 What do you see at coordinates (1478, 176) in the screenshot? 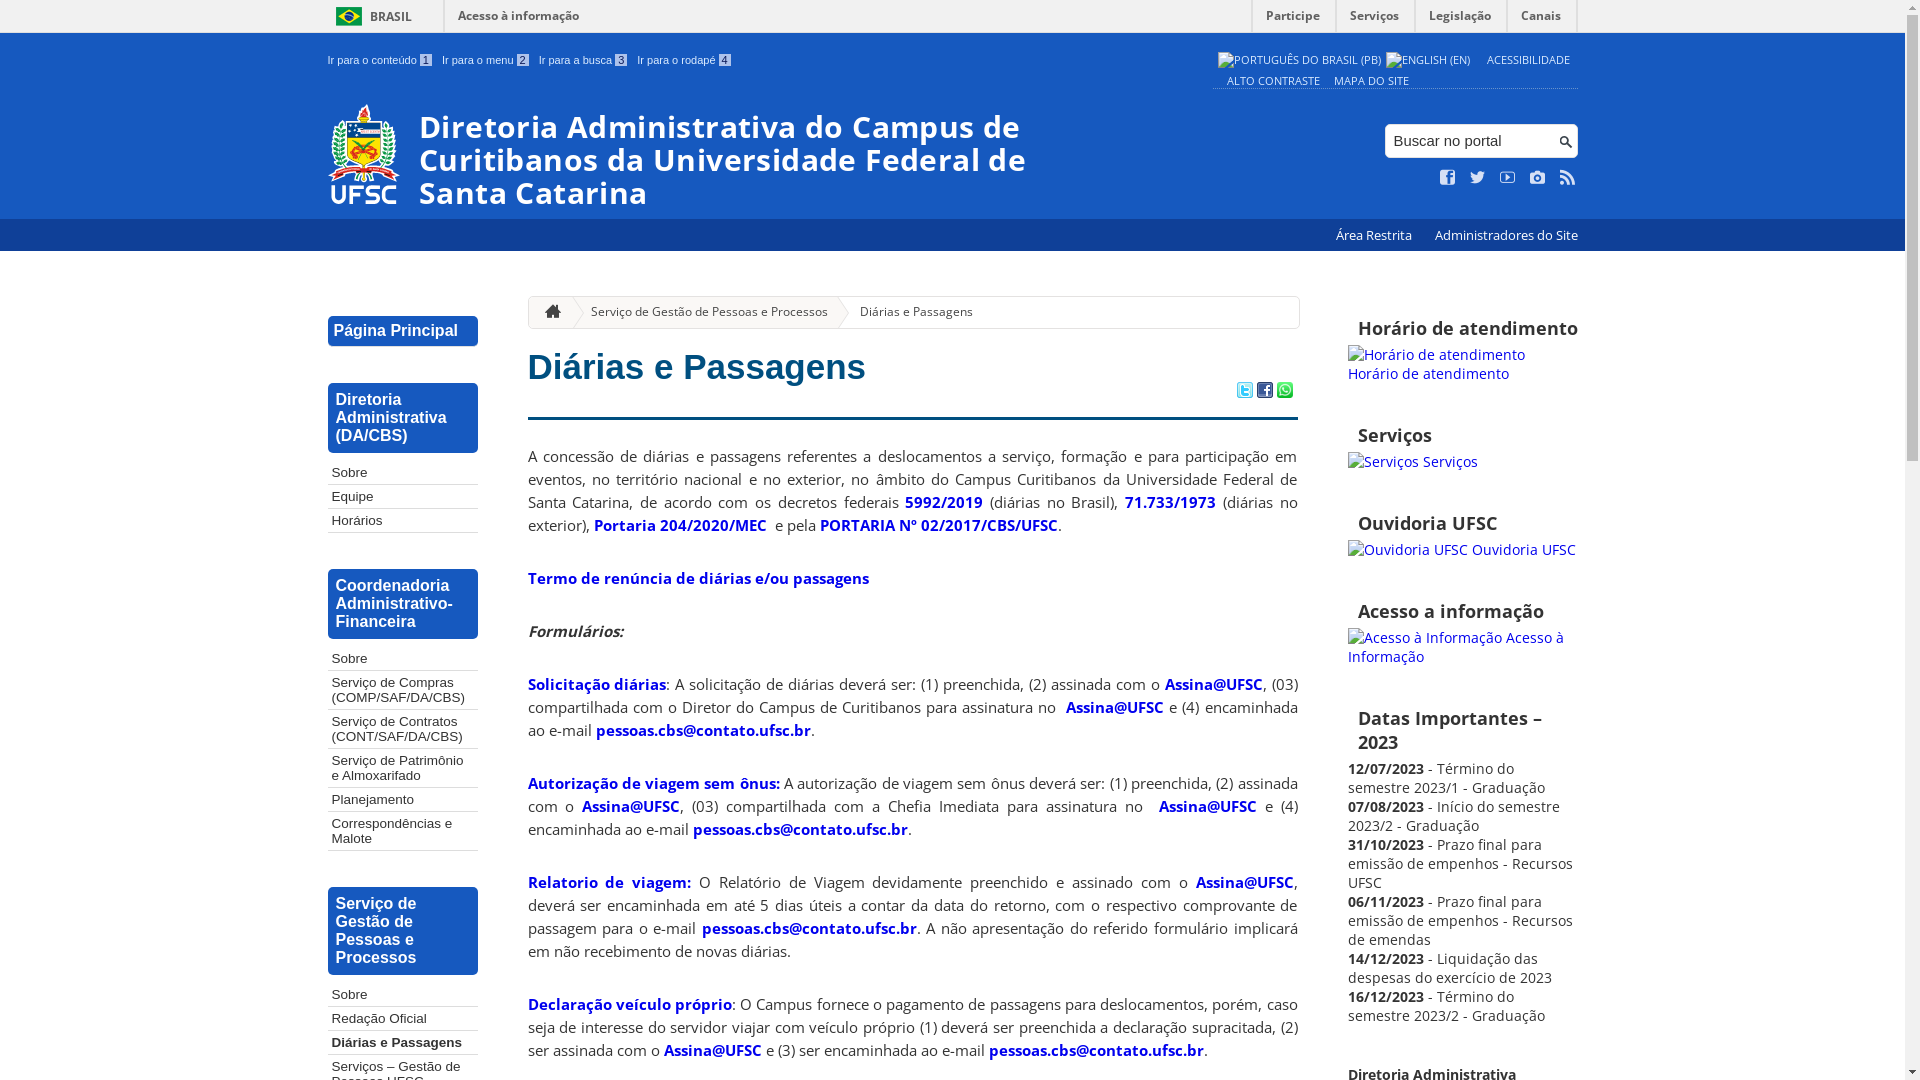
I see `'Siga no Twitter'` at bounding box center [1478, 176].